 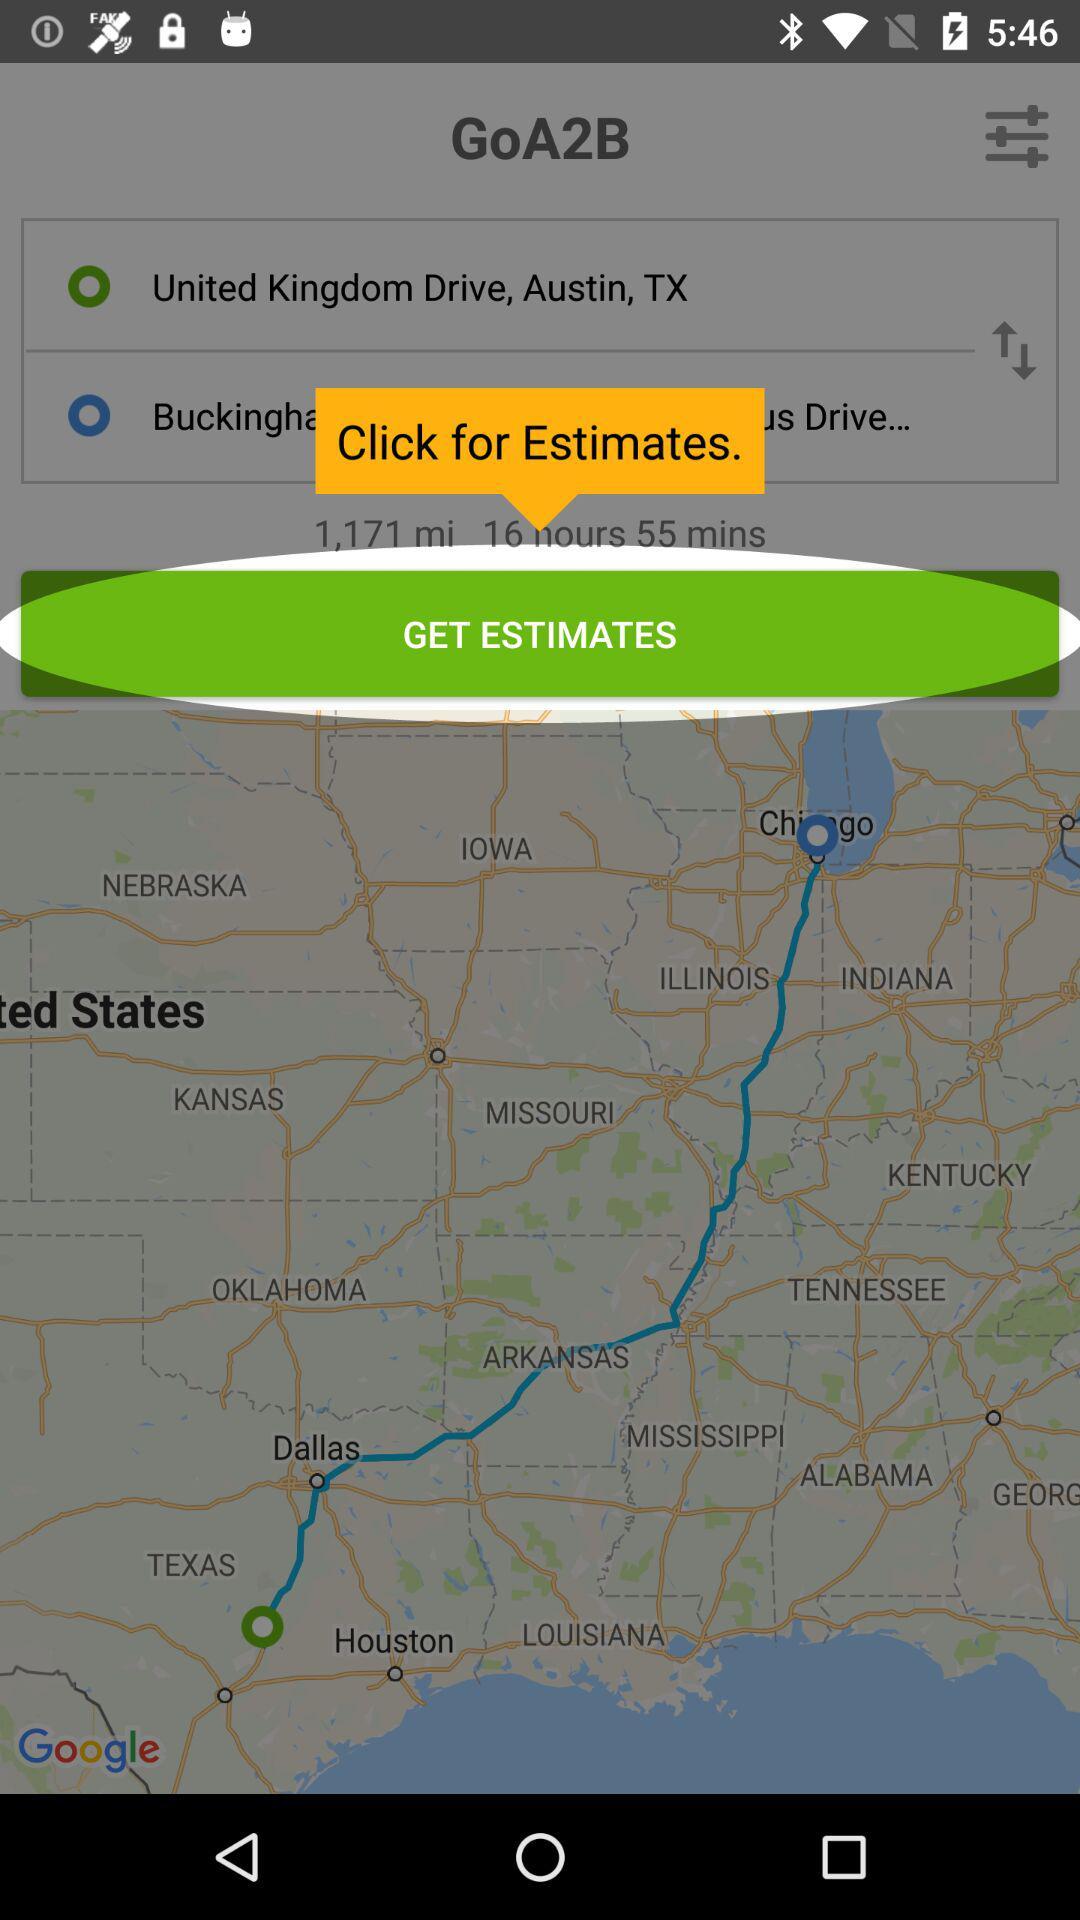 I want to click on reverse travel route, so click(x=1014, y=350).